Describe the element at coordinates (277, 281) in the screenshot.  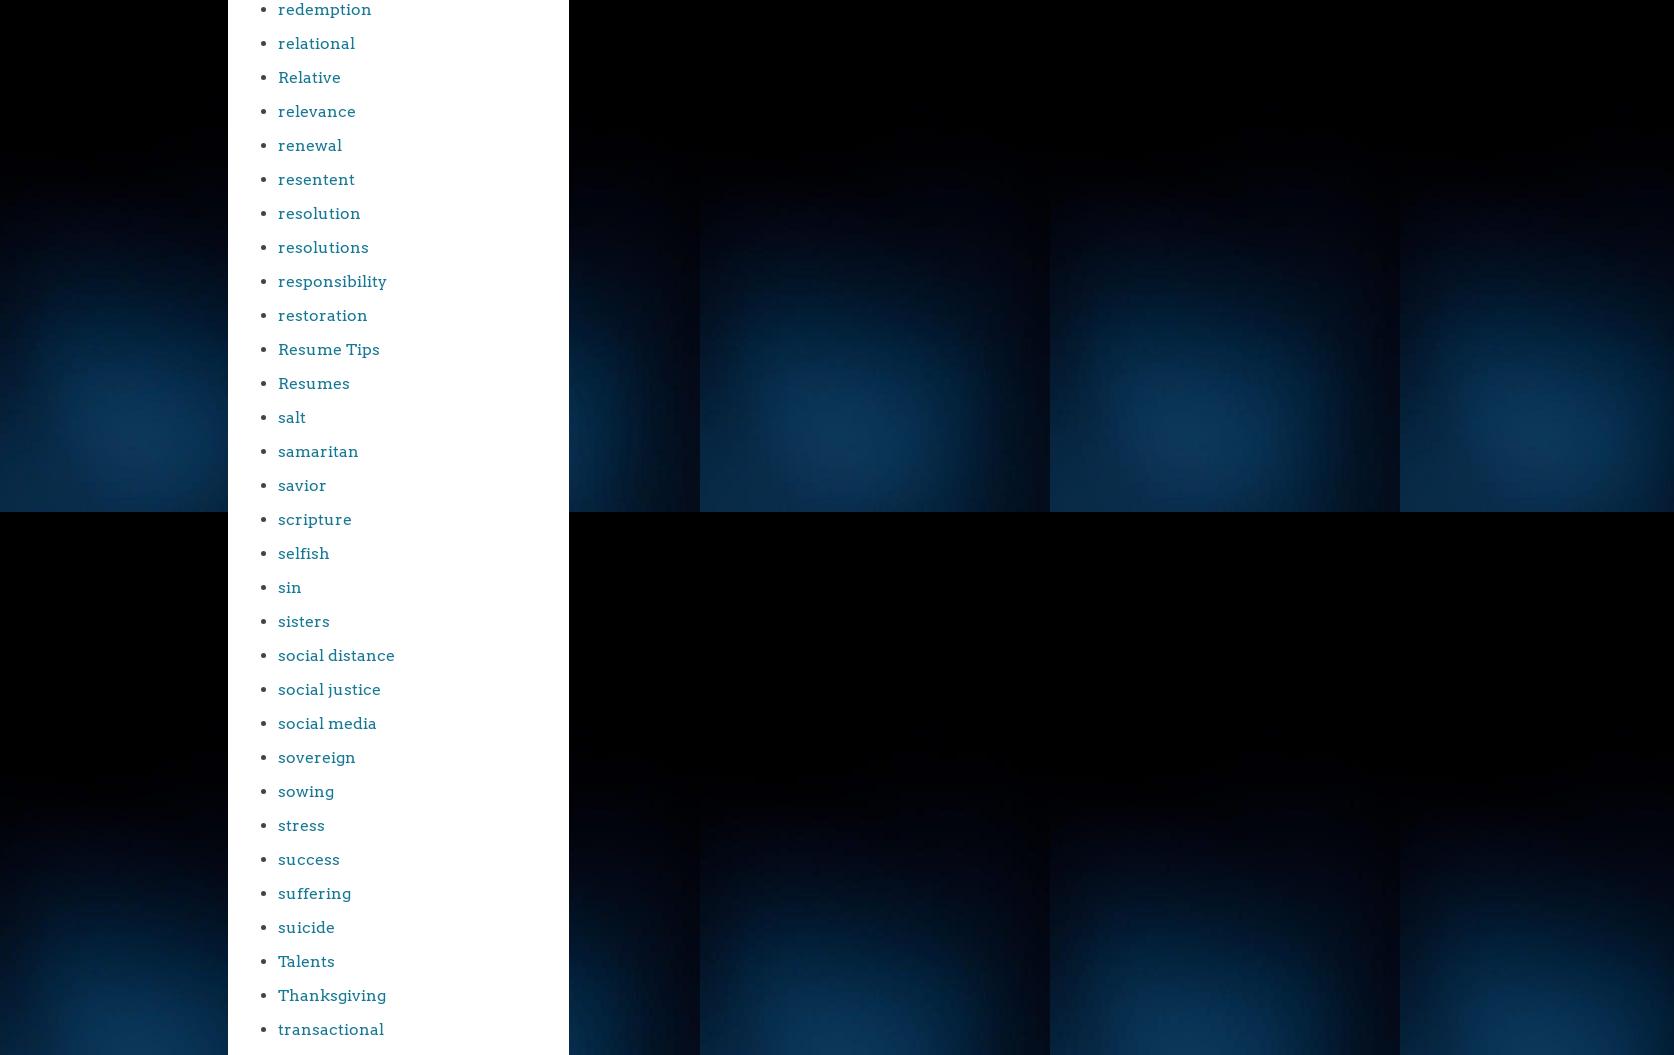
I see `'responsibility'` at that location.